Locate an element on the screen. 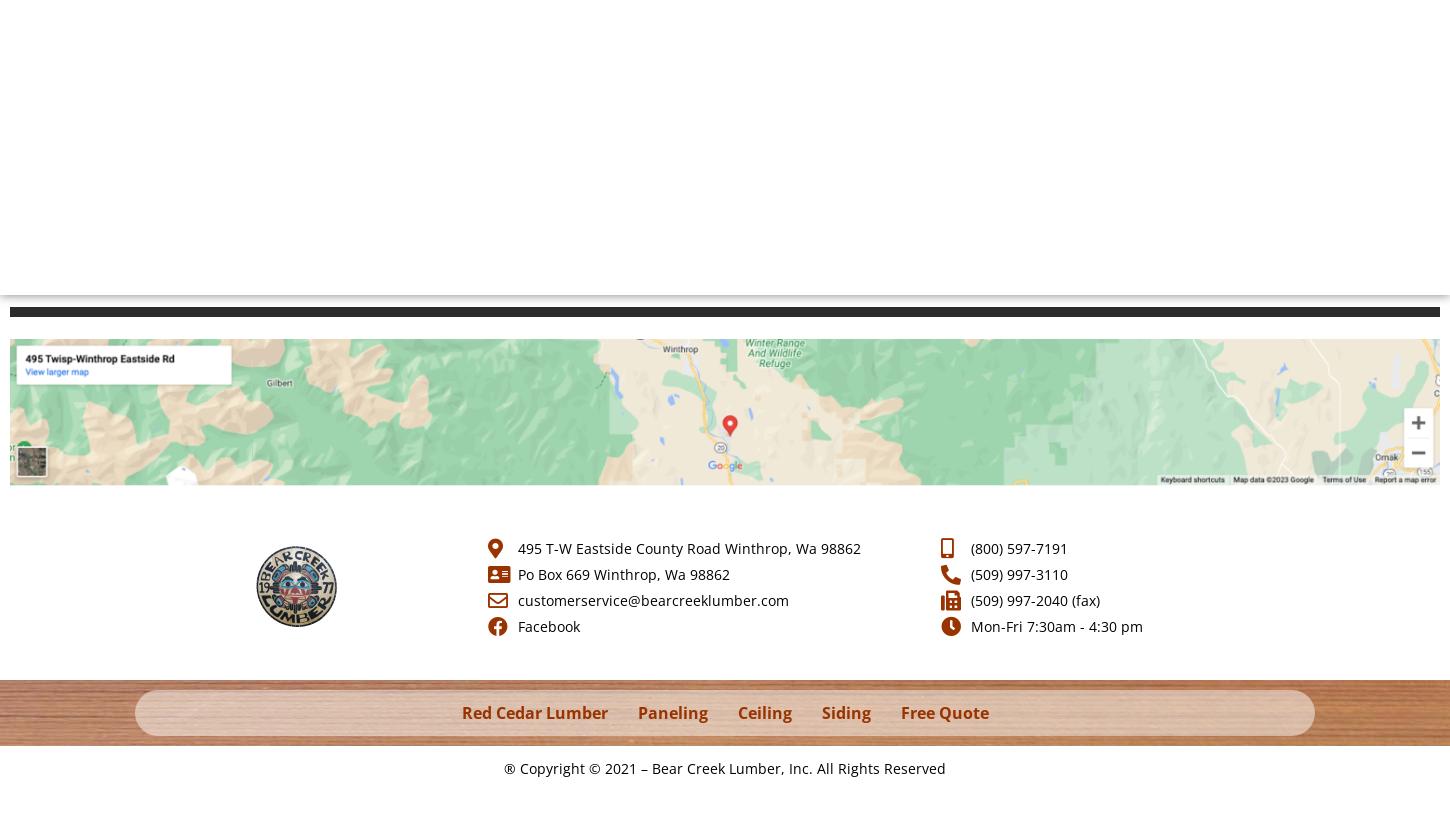 This screenshot has height=826, width=1450. '495 T-W Eastside County Road Winthrop, Wa 98862' is located at coordinates (687, 548).